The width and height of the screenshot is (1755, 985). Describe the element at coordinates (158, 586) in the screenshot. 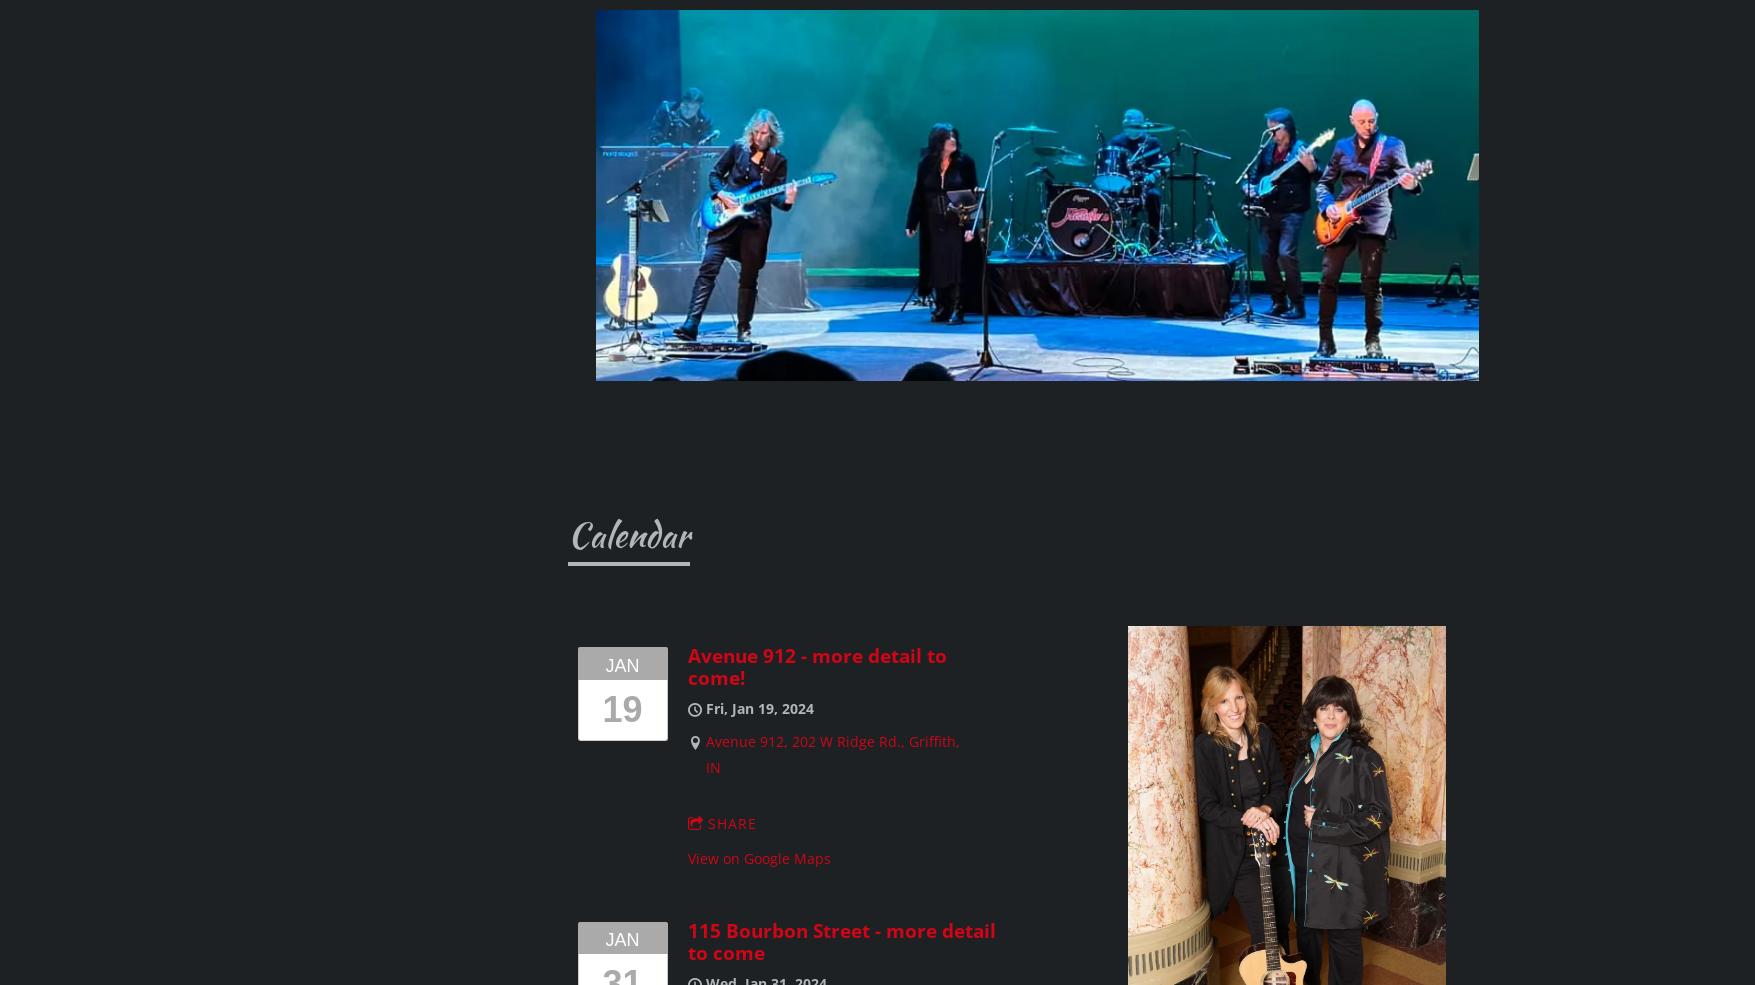

I see `'Song List'` at that location.